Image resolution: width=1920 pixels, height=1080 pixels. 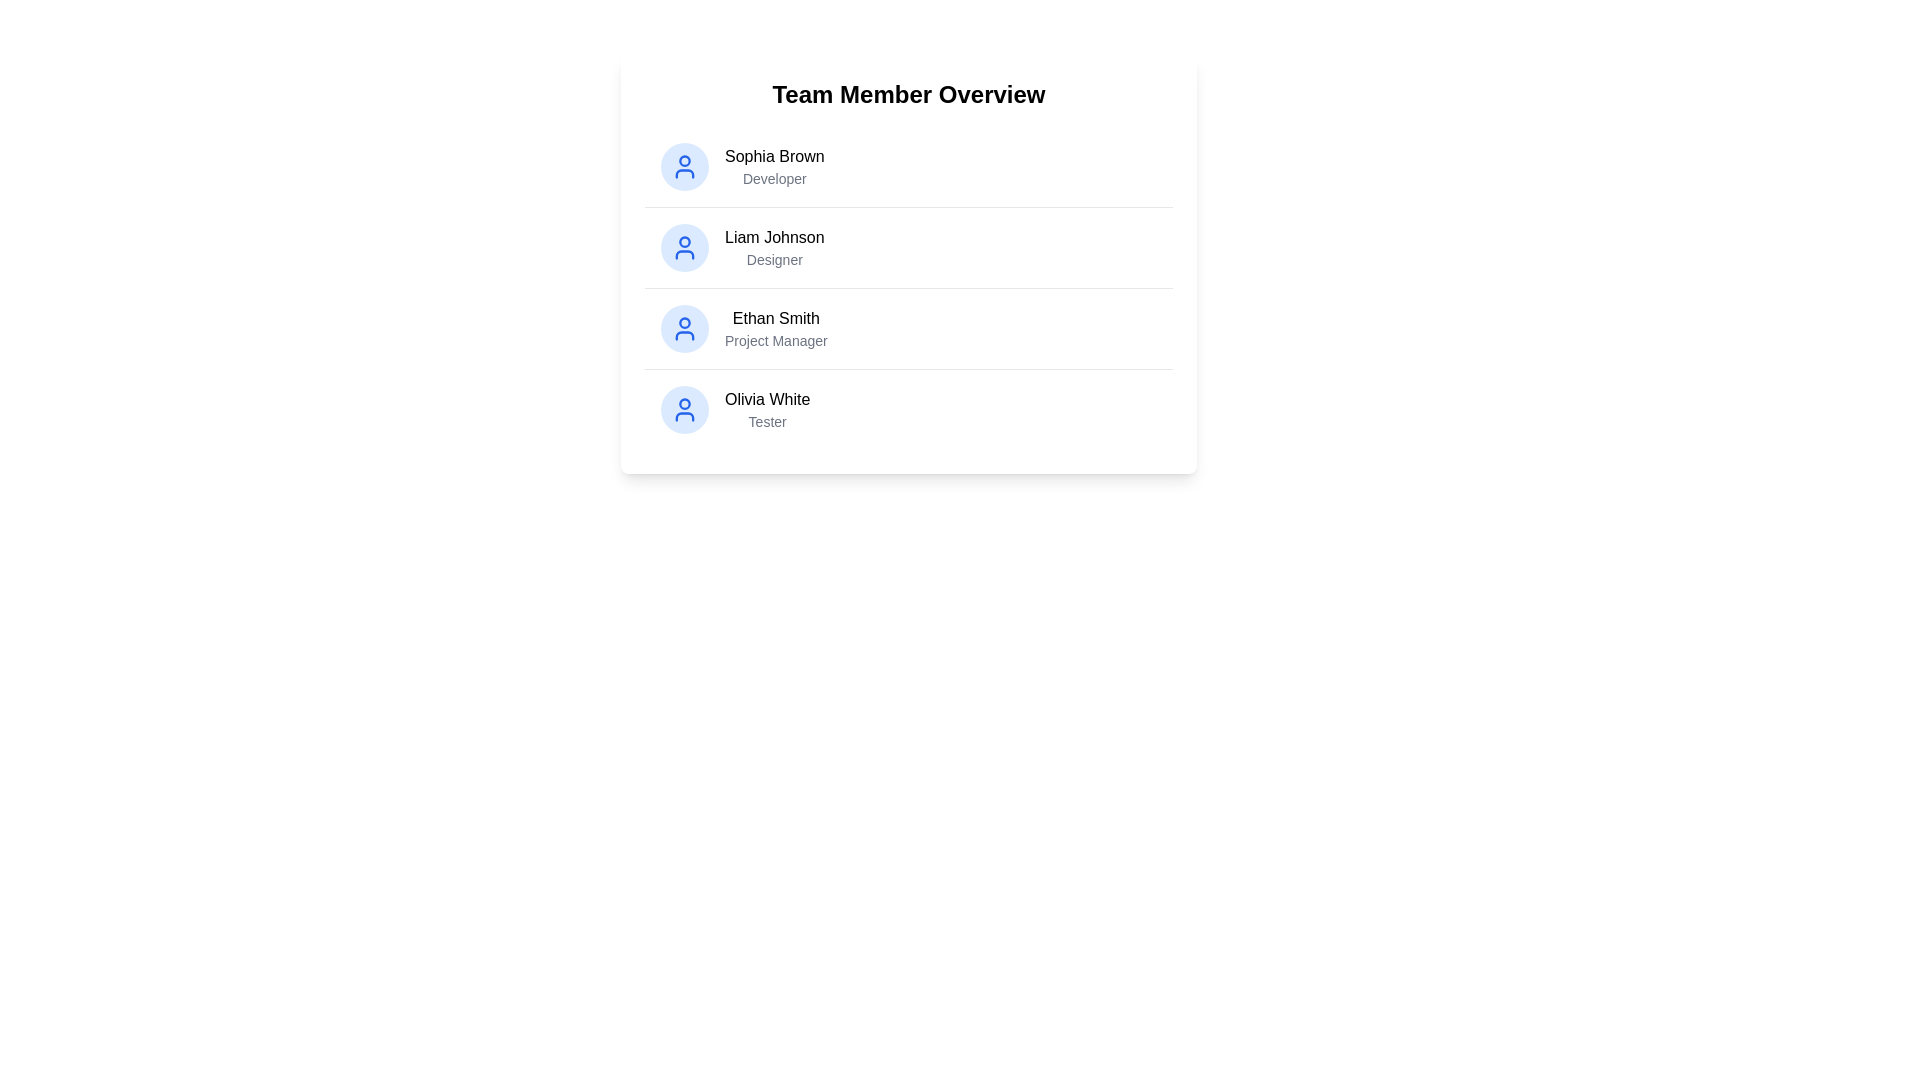 I want to click on to select the user profile details of the team member positioned as the second item in the list, showcasing their name and title, located between 'Sophia Brown' and 'Ethan Smith', so click(x=907, y=246).